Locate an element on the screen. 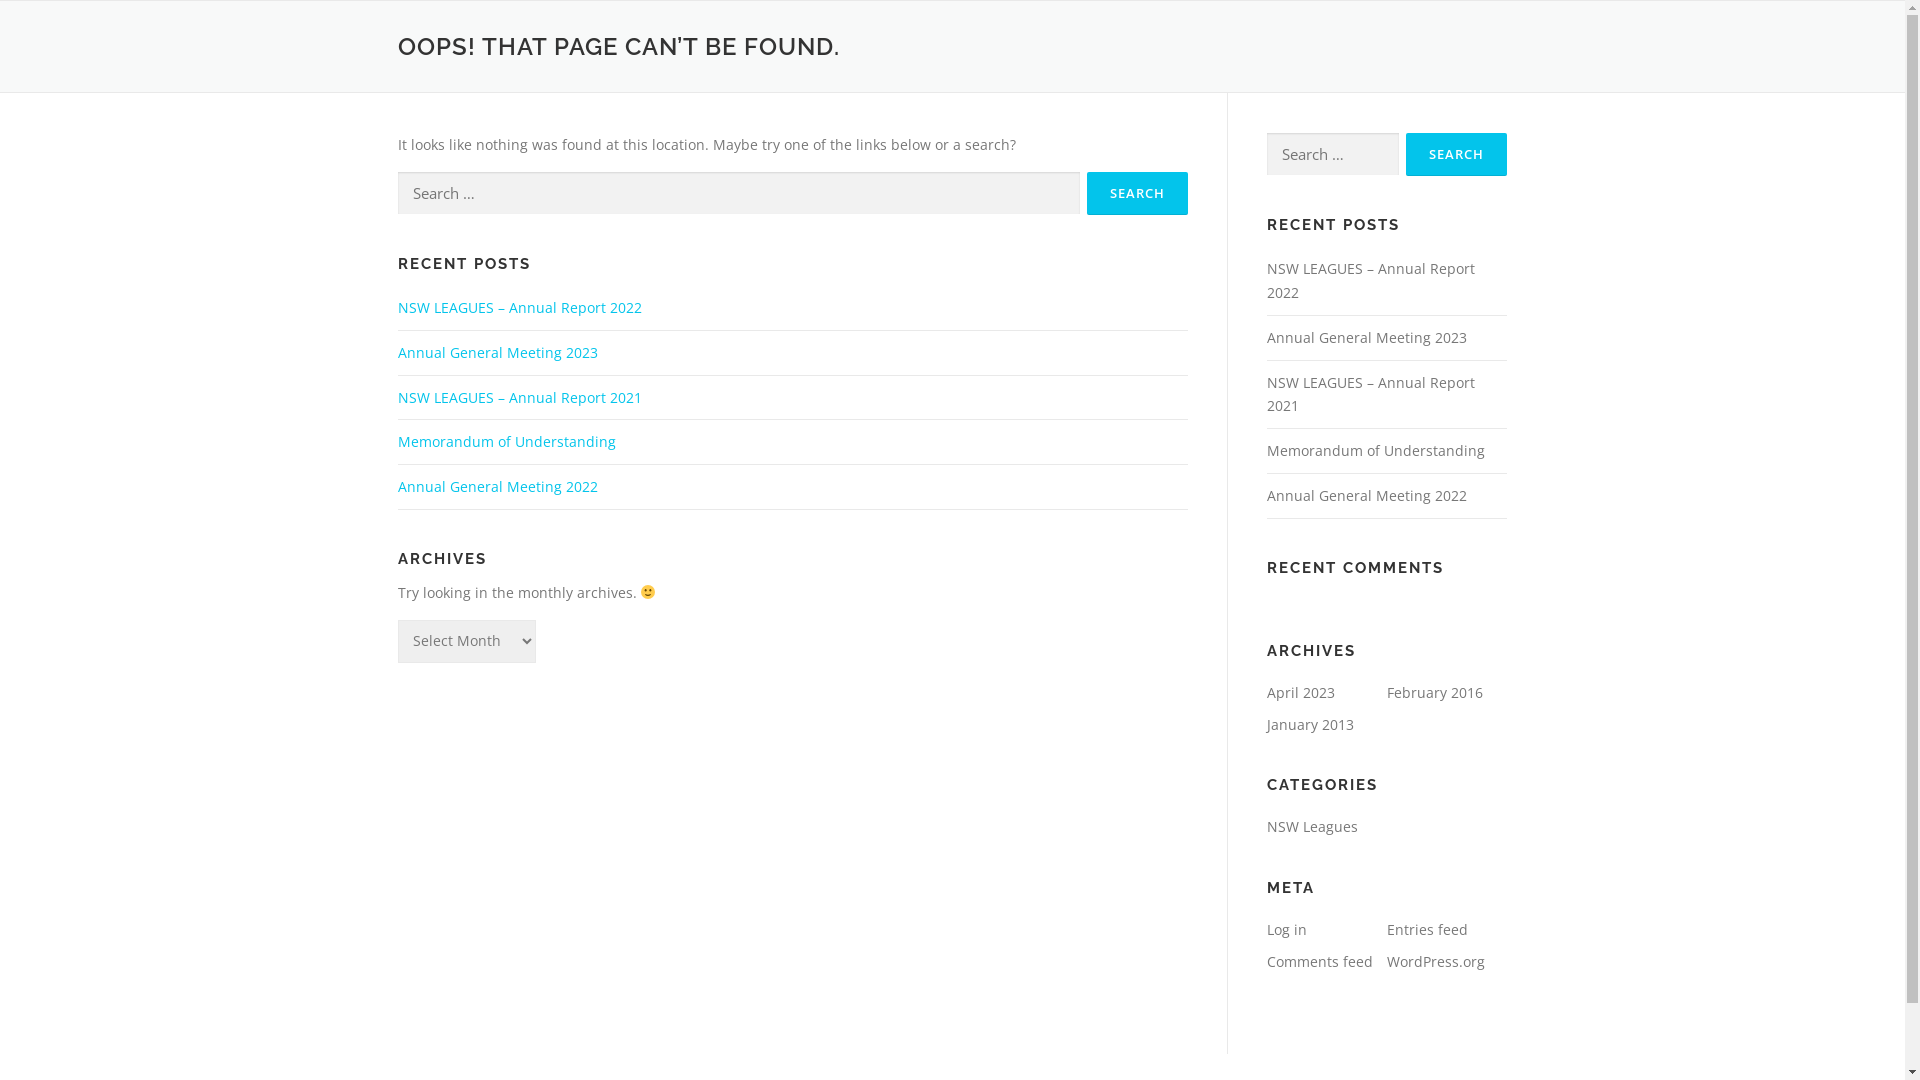 This screenshot has height=1080, width=1920. 'Annual General Meeting 2023' is located at coordinates (398, 351).